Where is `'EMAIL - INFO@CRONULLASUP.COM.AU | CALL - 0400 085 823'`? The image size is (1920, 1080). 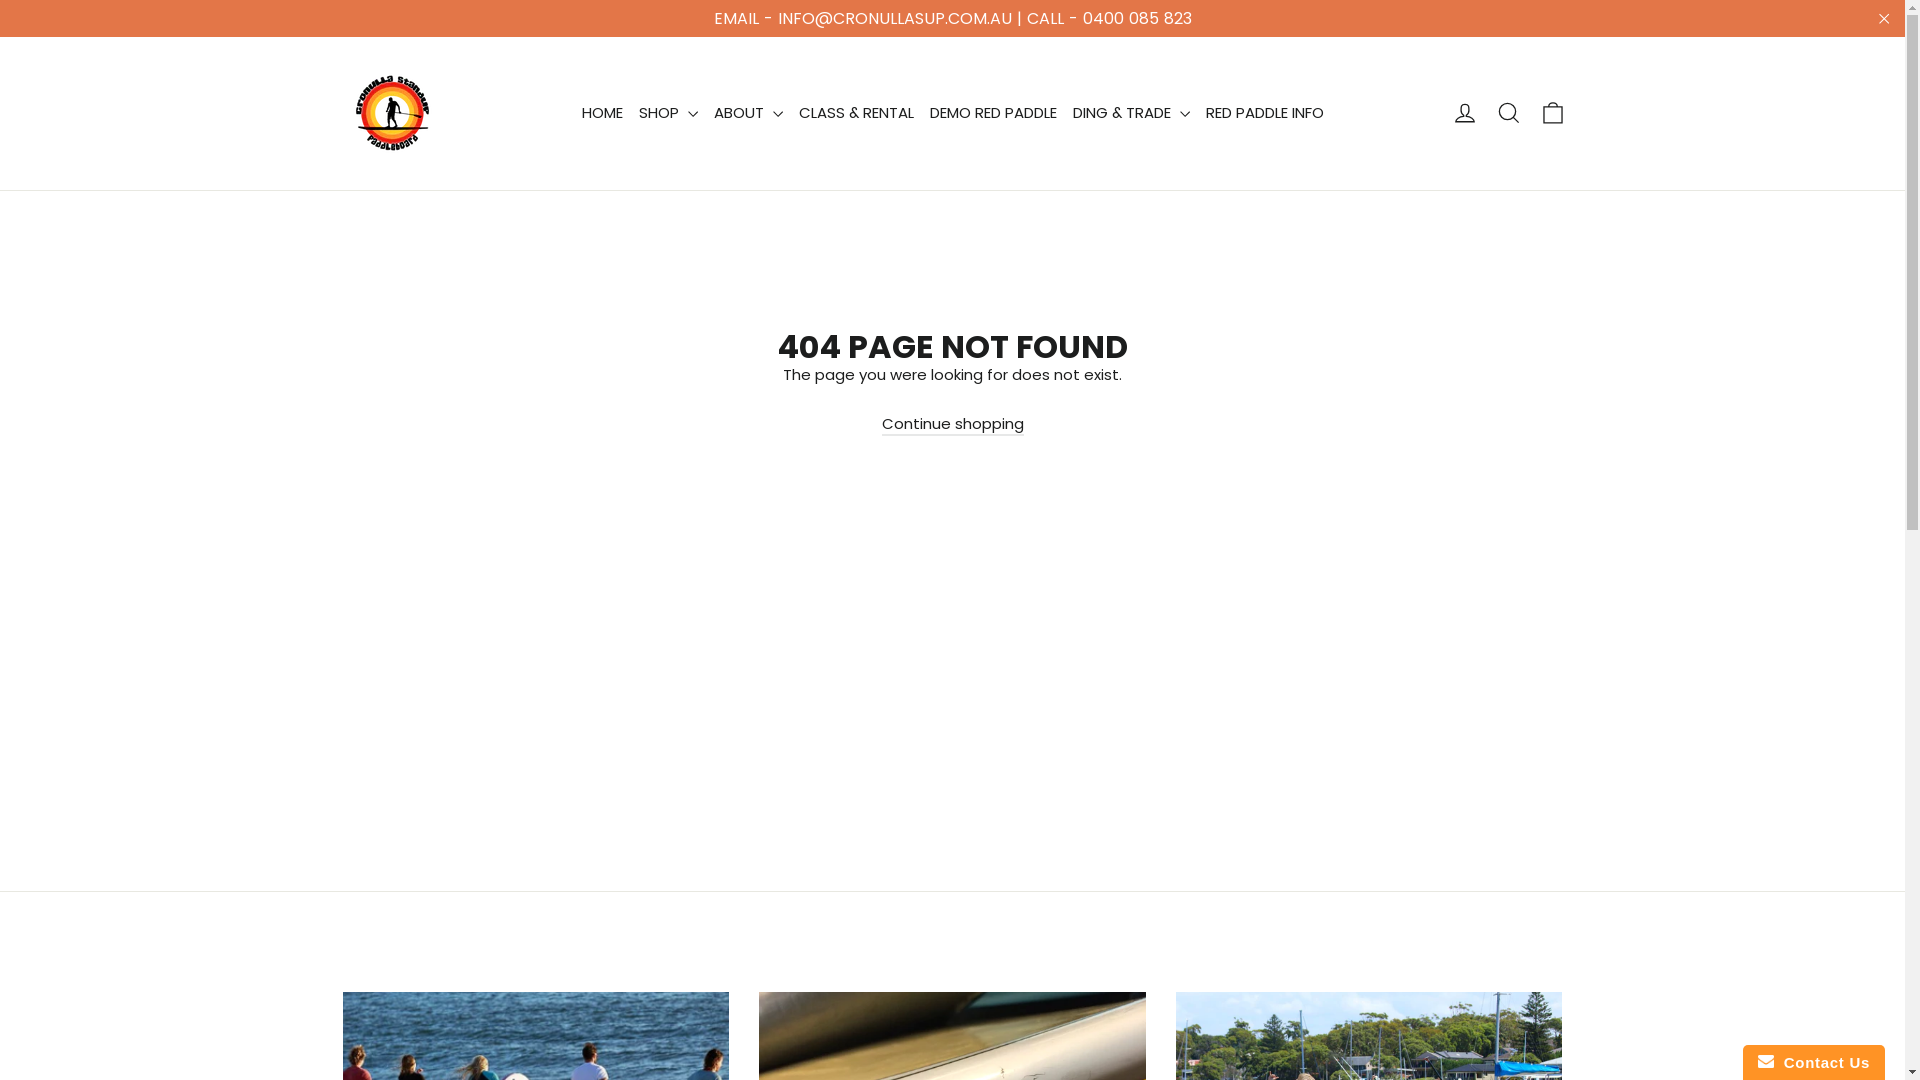 'EMAIL - INFO@CRONULLASUP.COM.AU | CALL - 0400 085 823' is located at coordinates (0, 18).